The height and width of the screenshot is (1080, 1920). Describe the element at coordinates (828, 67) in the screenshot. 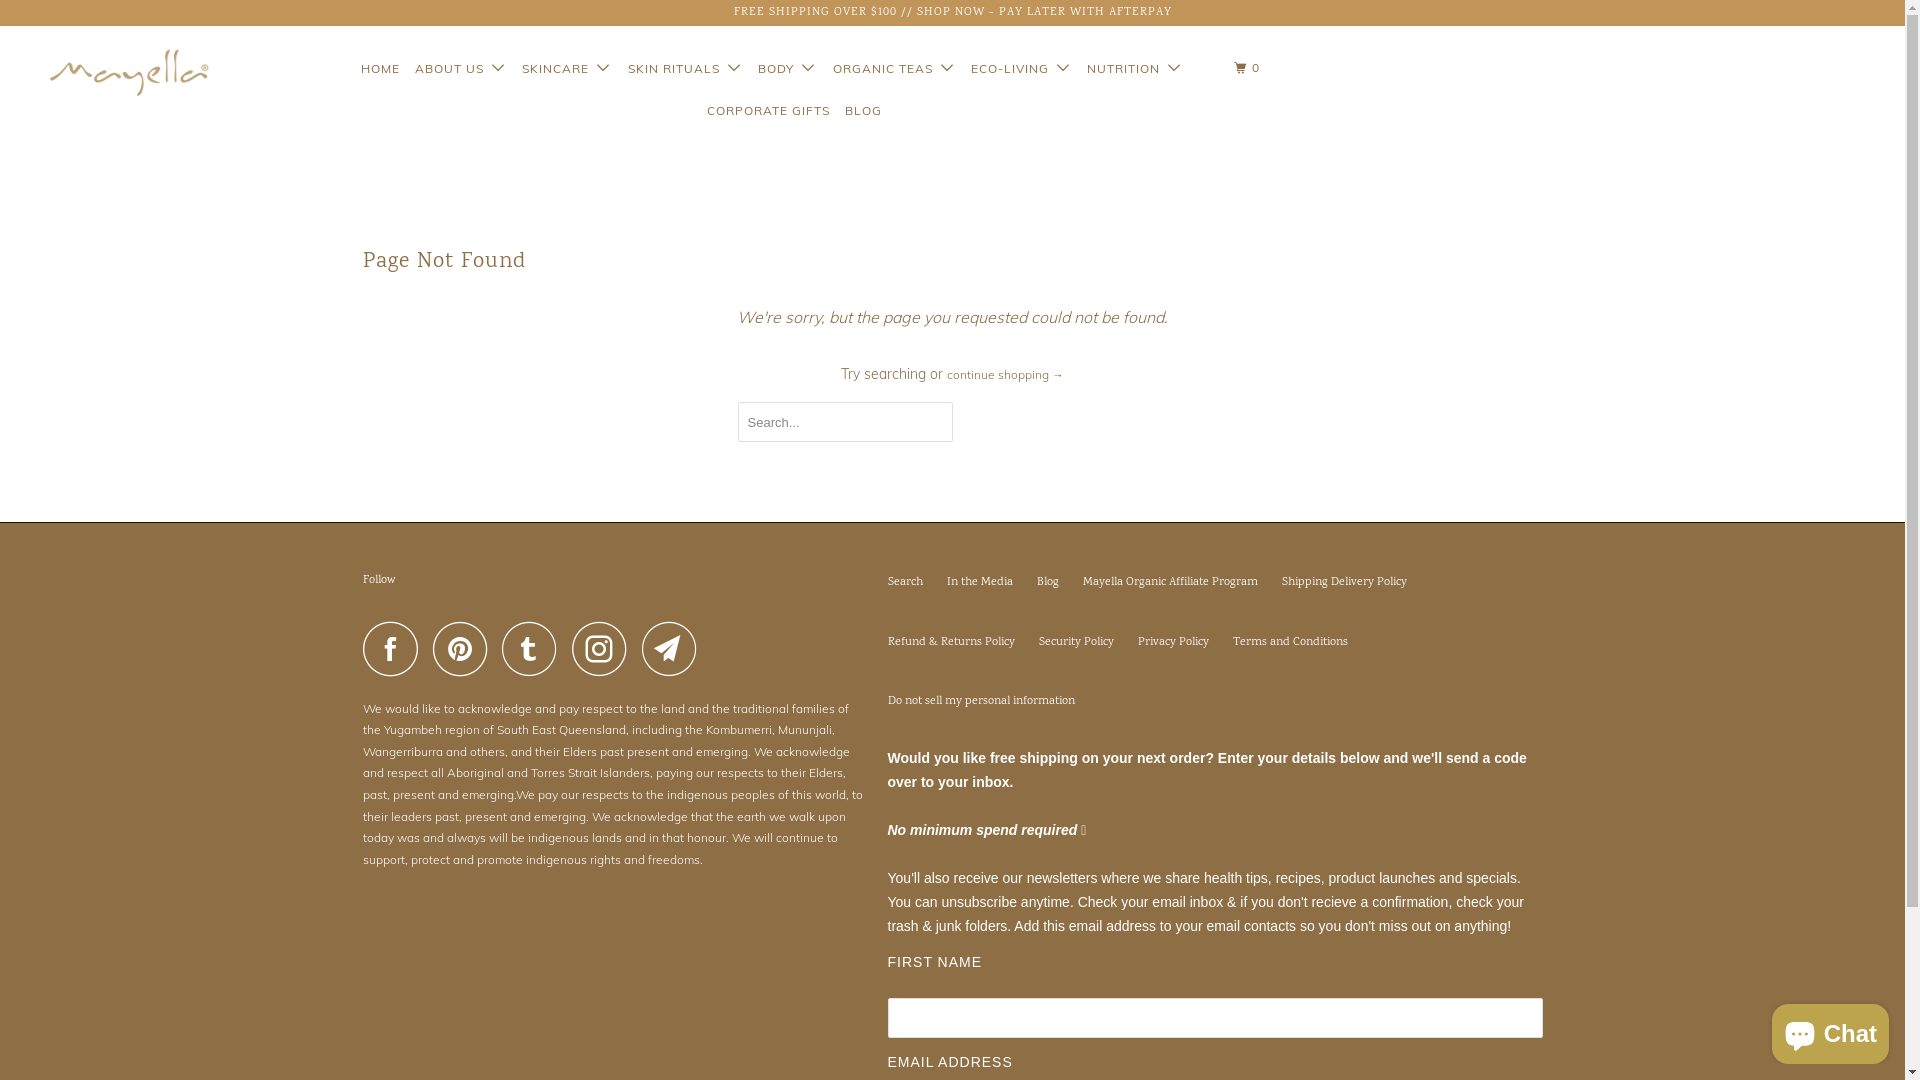

I see `'ORGANIC TEAS  '` at that location.